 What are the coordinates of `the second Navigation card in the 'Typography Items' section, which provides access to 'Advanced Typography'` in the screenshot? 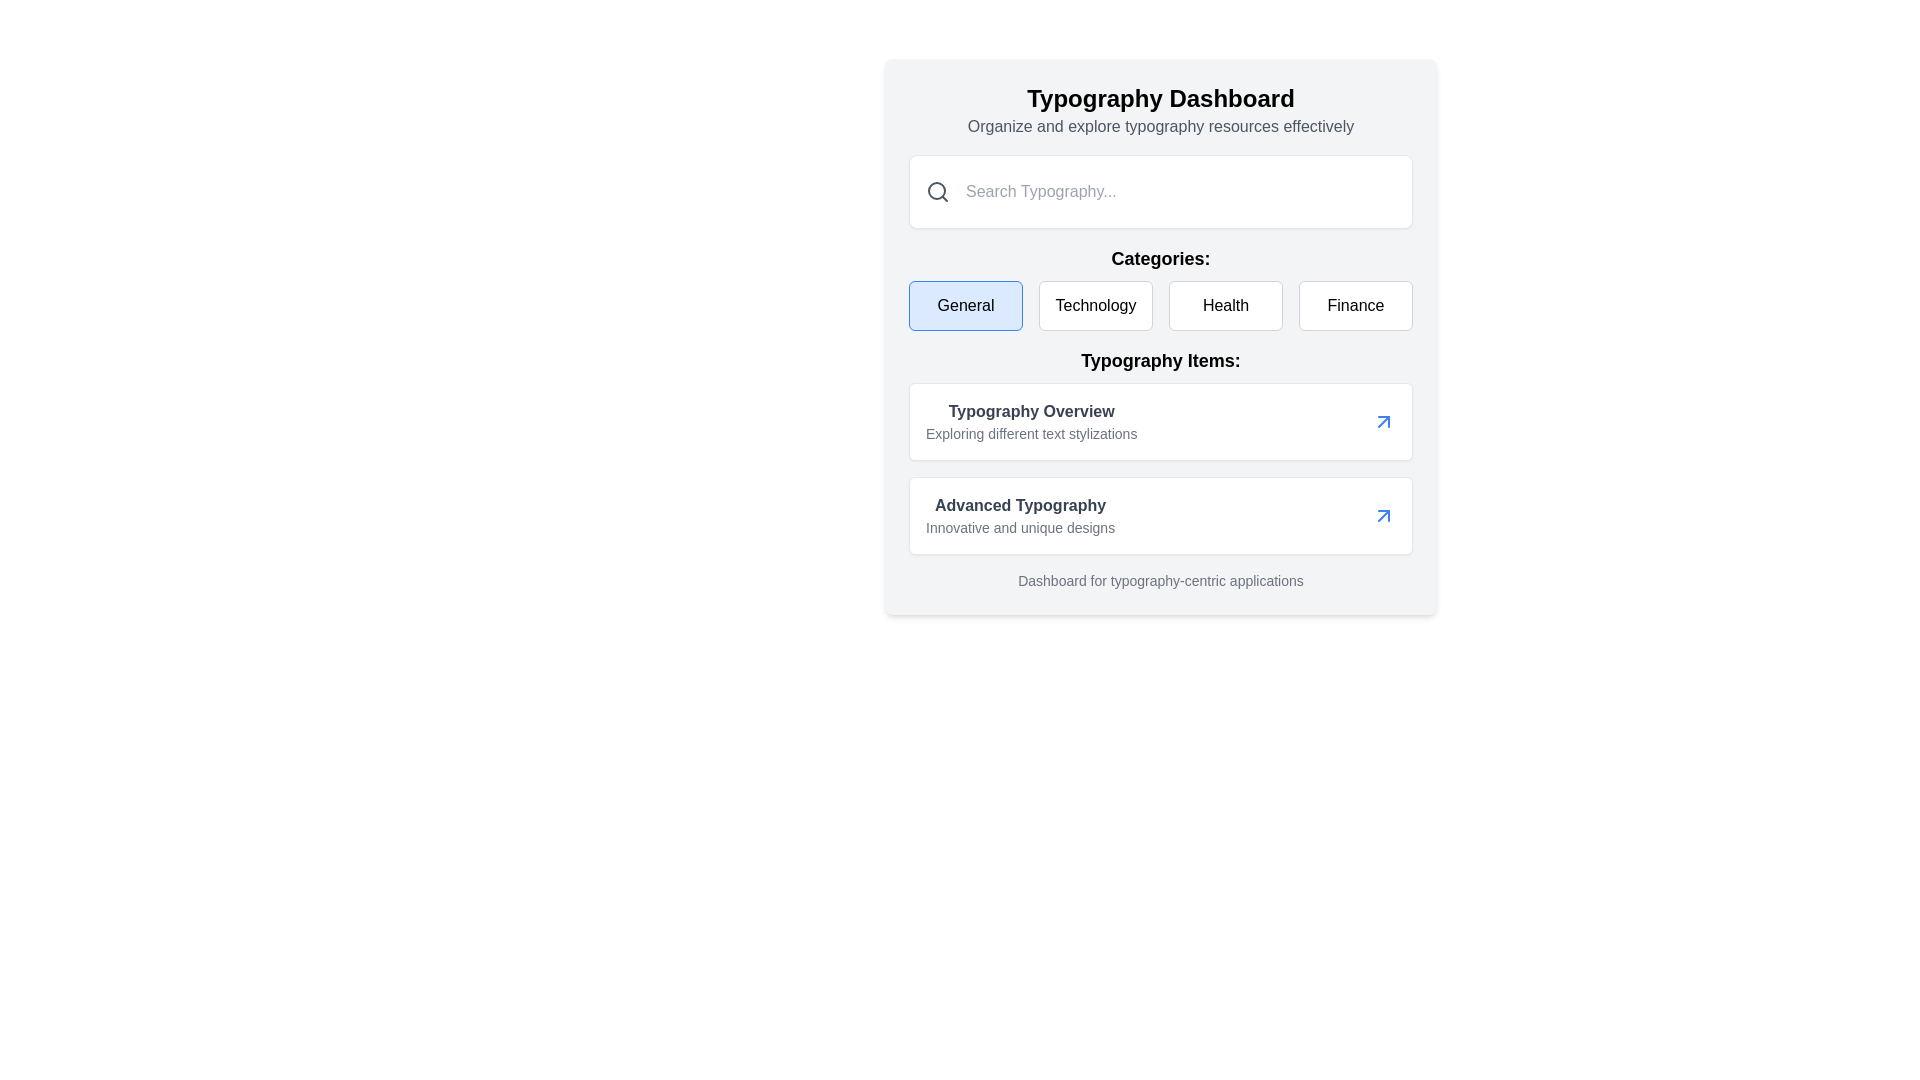 It's located at (1161, 515).